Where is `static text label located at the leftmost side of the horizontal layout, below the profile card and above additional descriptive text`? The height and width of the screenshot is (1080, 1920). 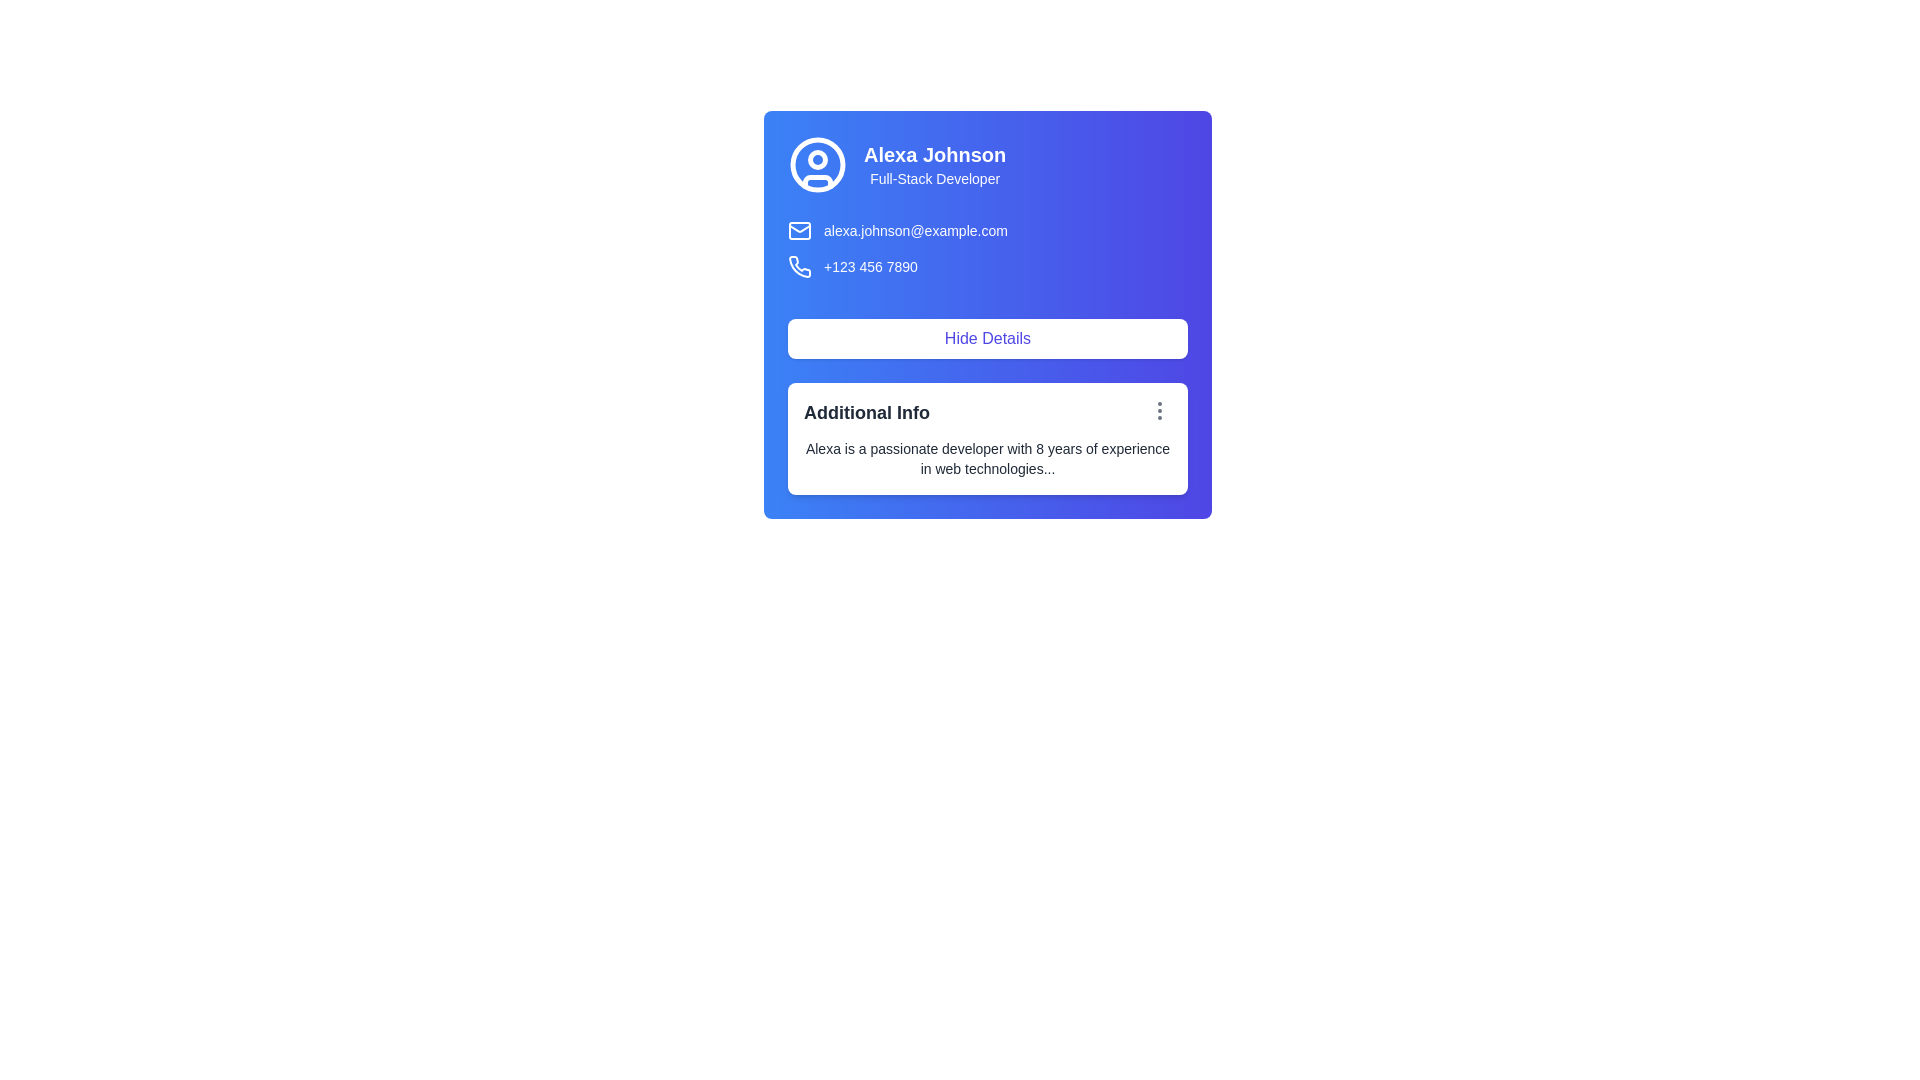
static text label located at the leftmost side of the horizontal layout, below the profile card and above additional descriptive text is located at coordinates (867, 411).